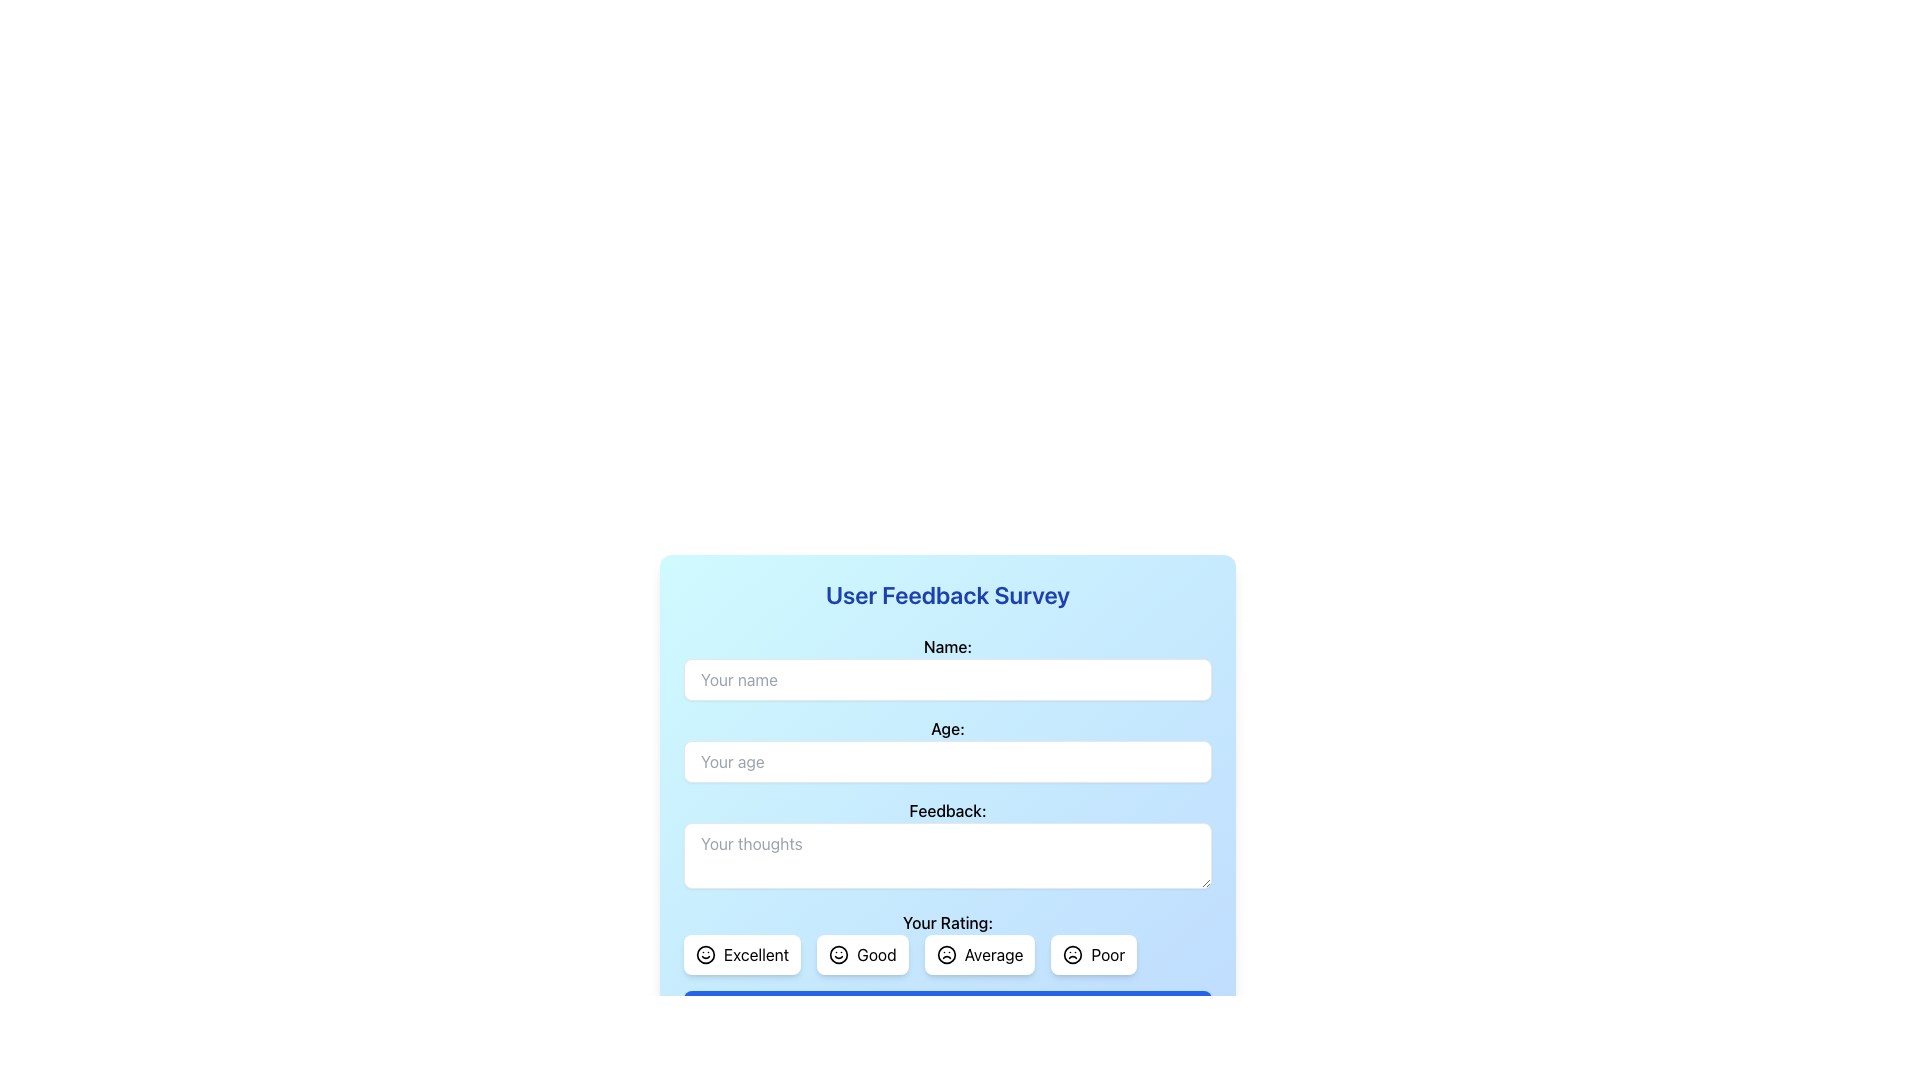 The image size is (1920, 1080). What do you see at coordinates (839, 954) in the screenshot?
I see `the circular smiley face icon located to the left of the 'Good' button in the rating section beneath the feedback form` at bounding box center [839, 954].